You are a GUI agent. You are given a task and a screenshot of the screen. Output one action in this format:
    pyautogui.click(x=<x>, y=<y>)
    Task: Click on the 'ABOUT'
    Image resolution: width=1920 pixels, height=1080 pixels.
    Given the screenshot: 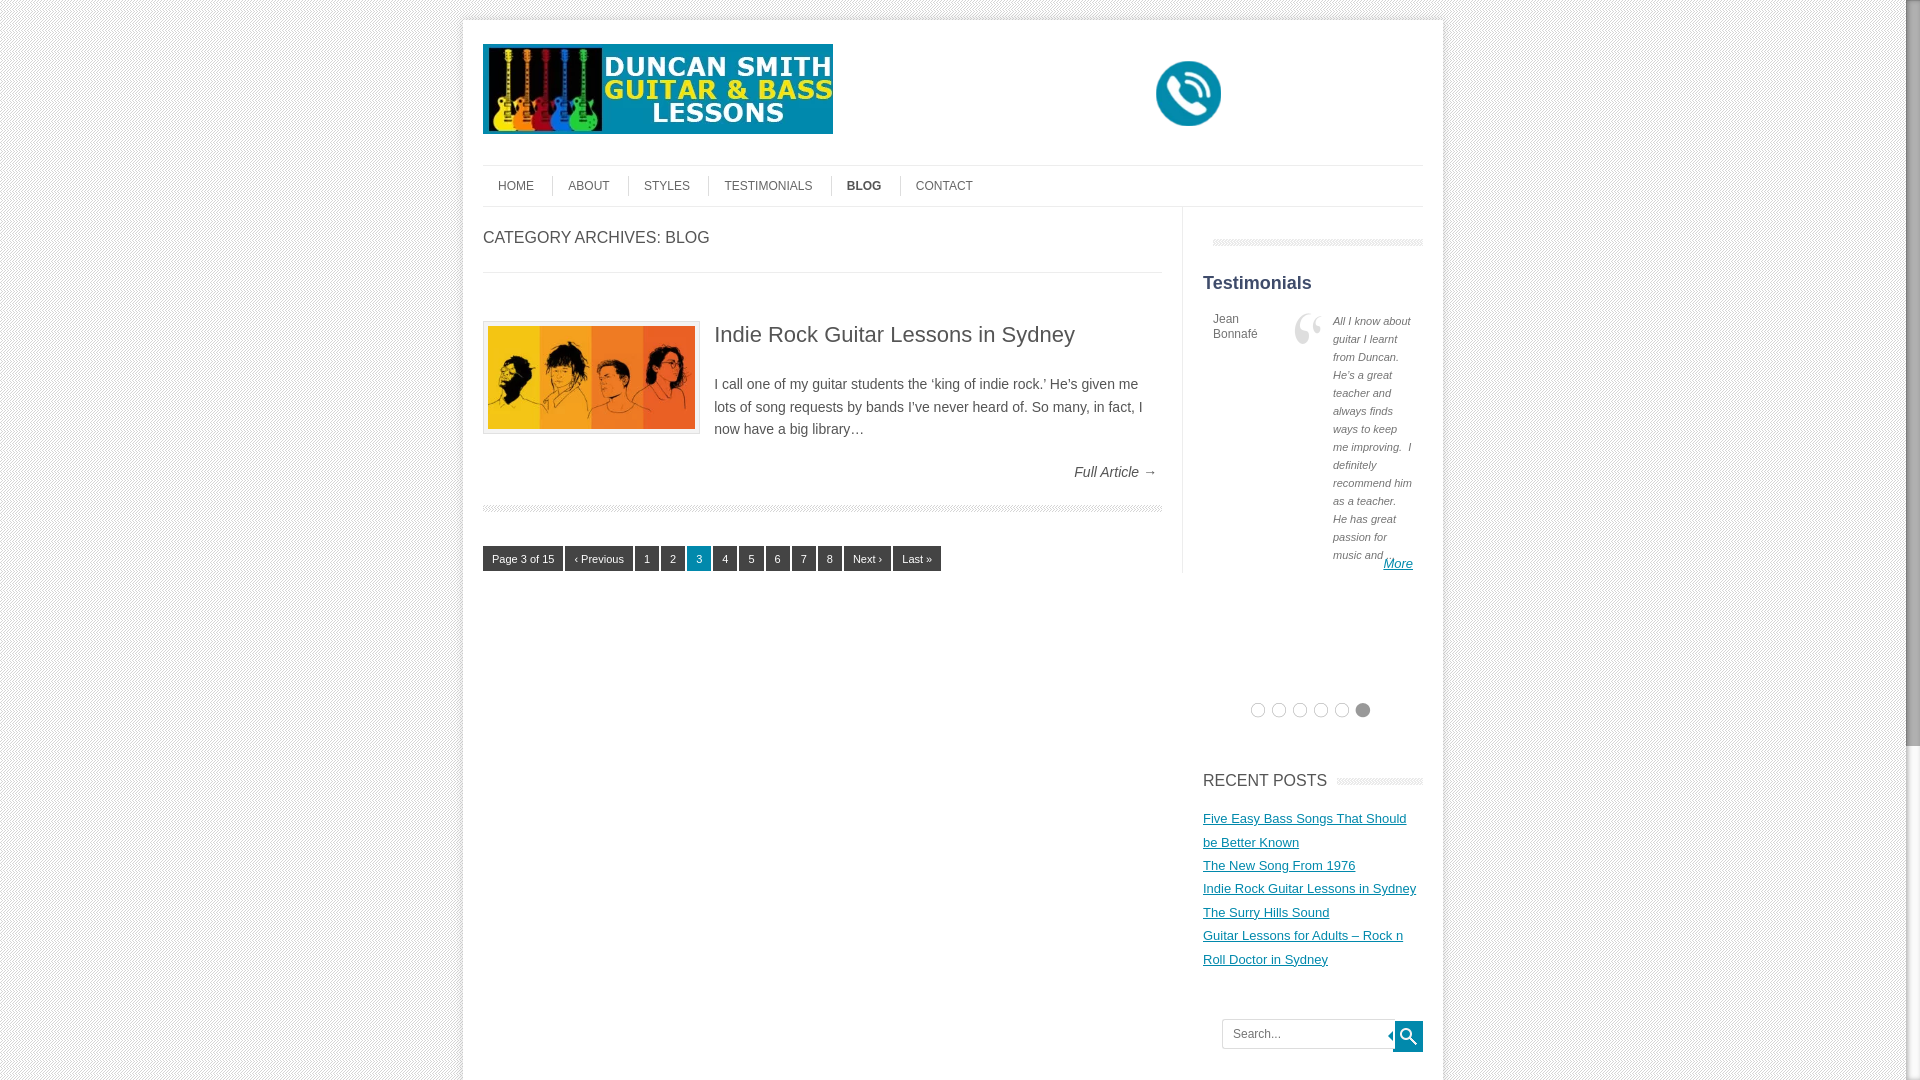 What is the action you would take?
    pyautogui.click(x=579, y=185)
    